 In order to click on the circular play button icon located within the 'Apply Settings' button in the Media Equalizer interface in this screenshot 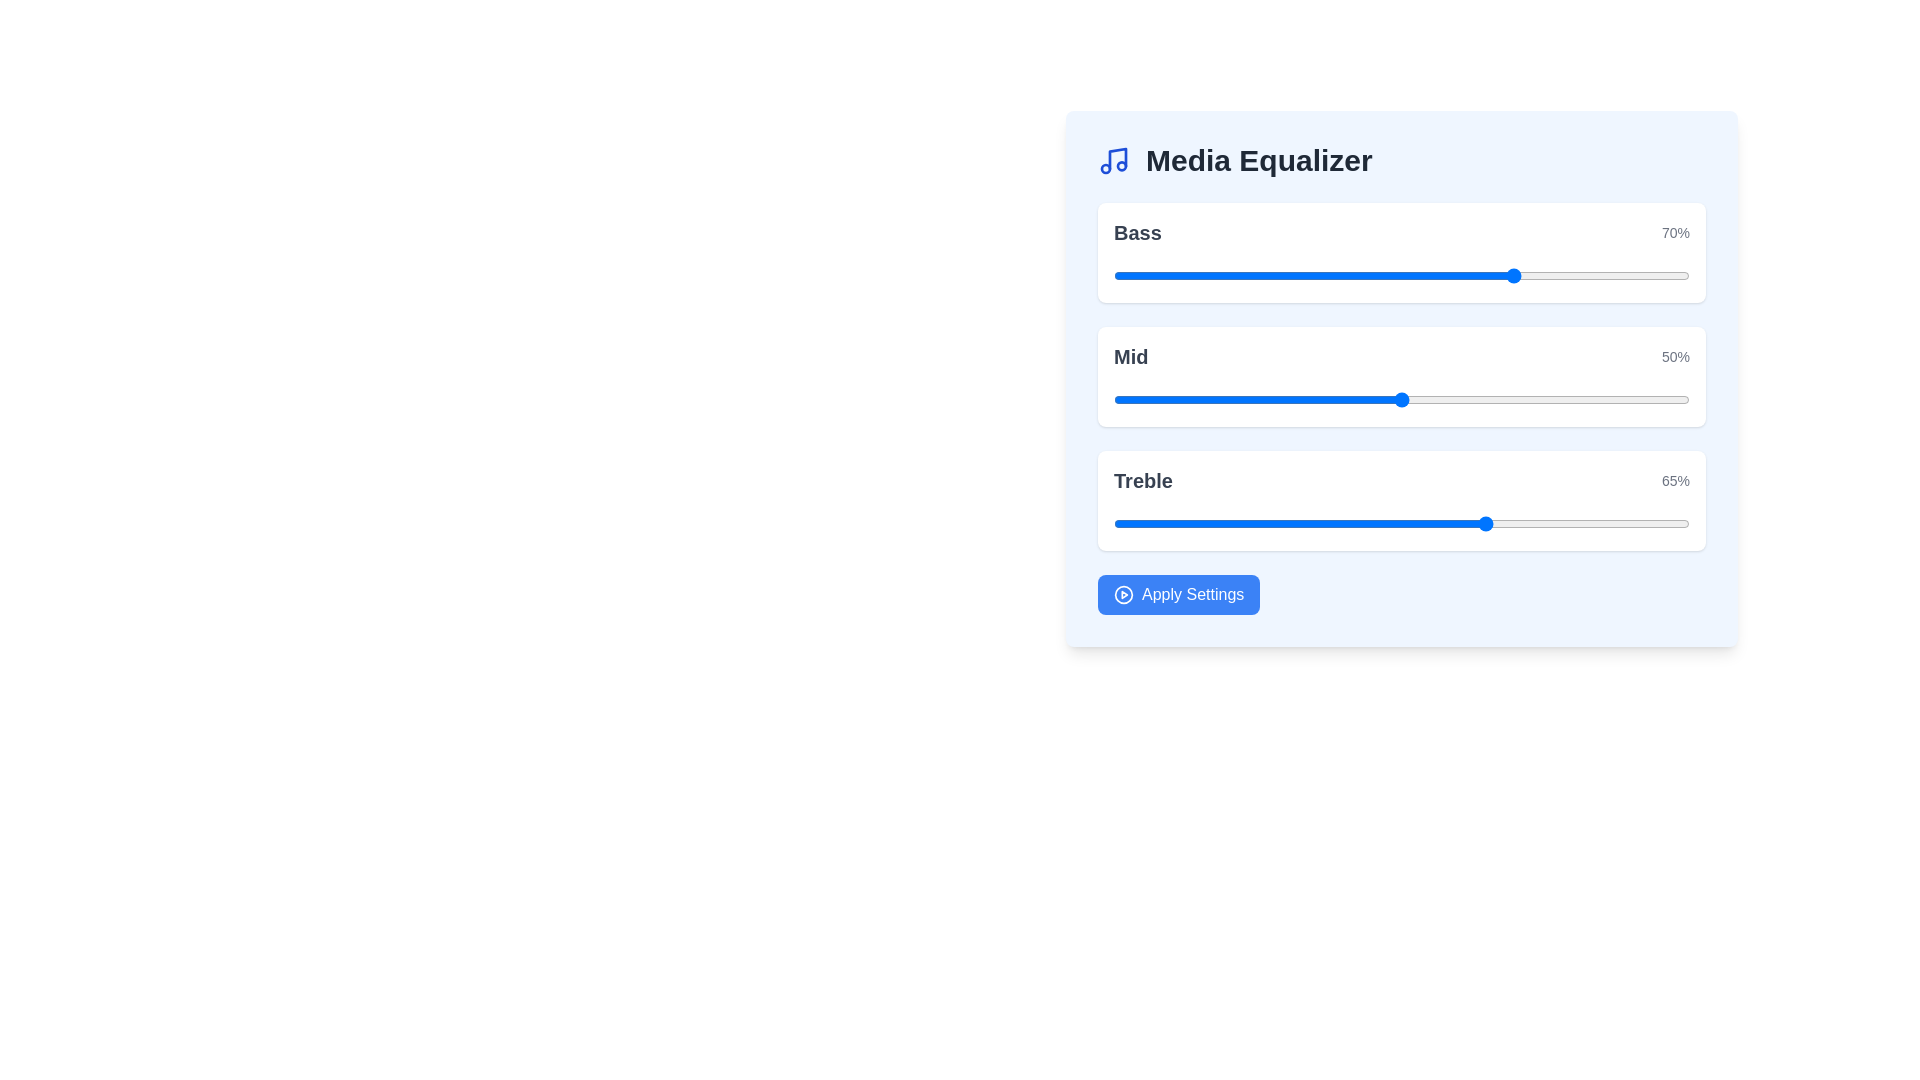, I will do `click(1123, 593)`.